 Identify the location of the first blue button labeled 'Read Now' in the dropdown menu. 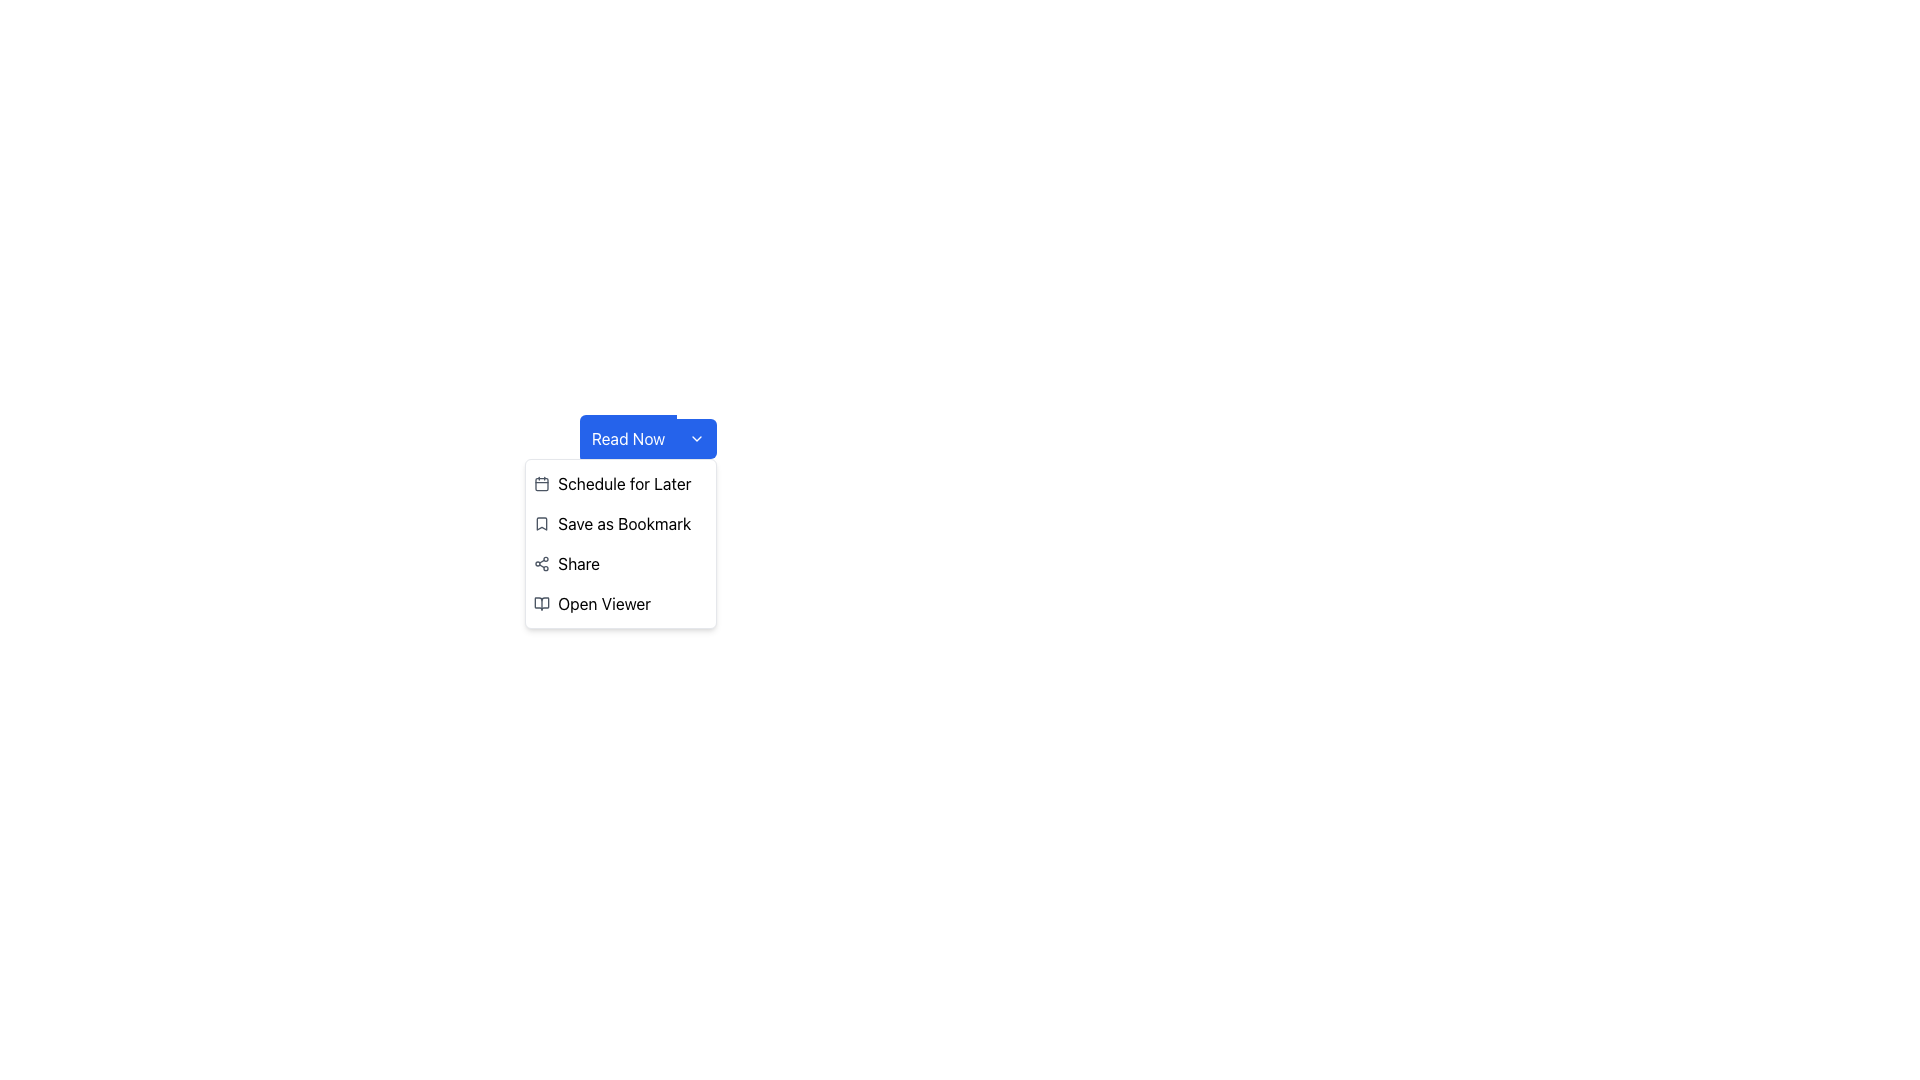
(627, 438).